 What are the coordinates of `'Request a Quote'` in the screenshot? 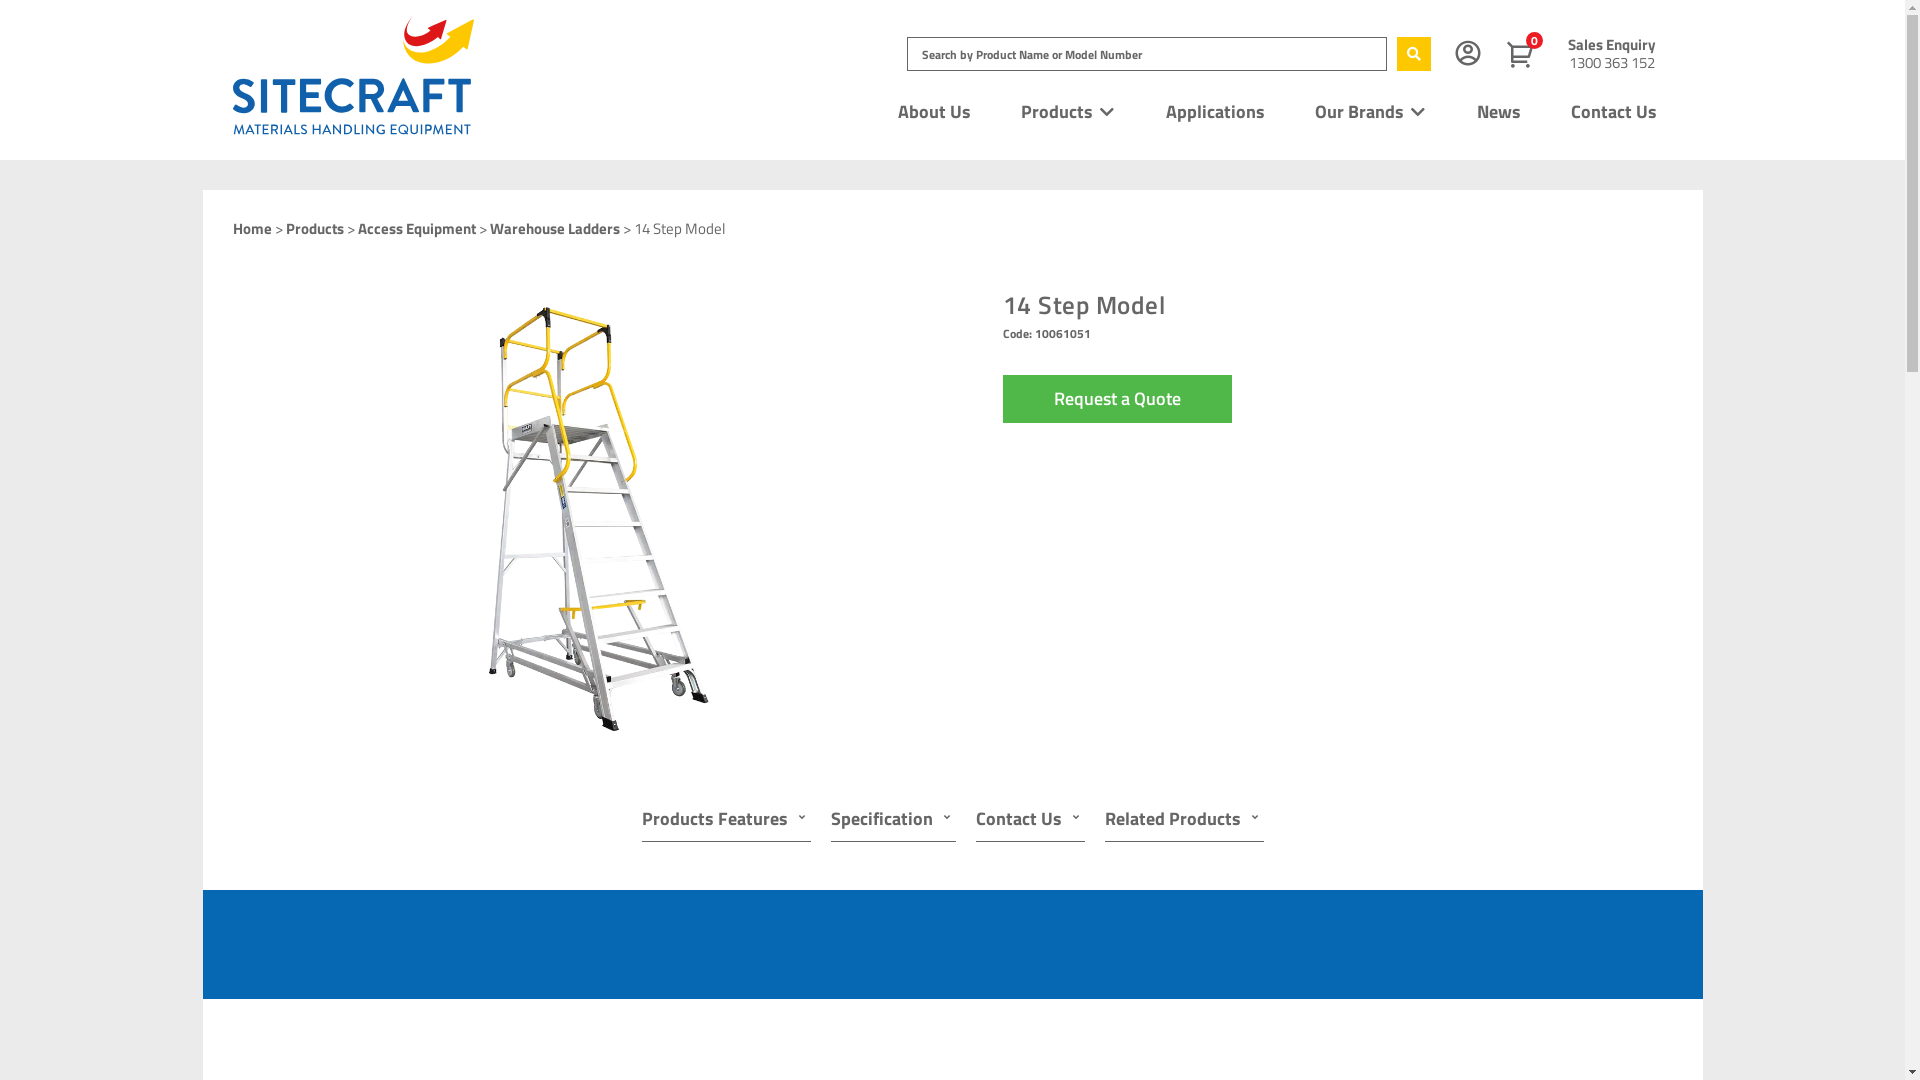 It's located at (1115, 398).